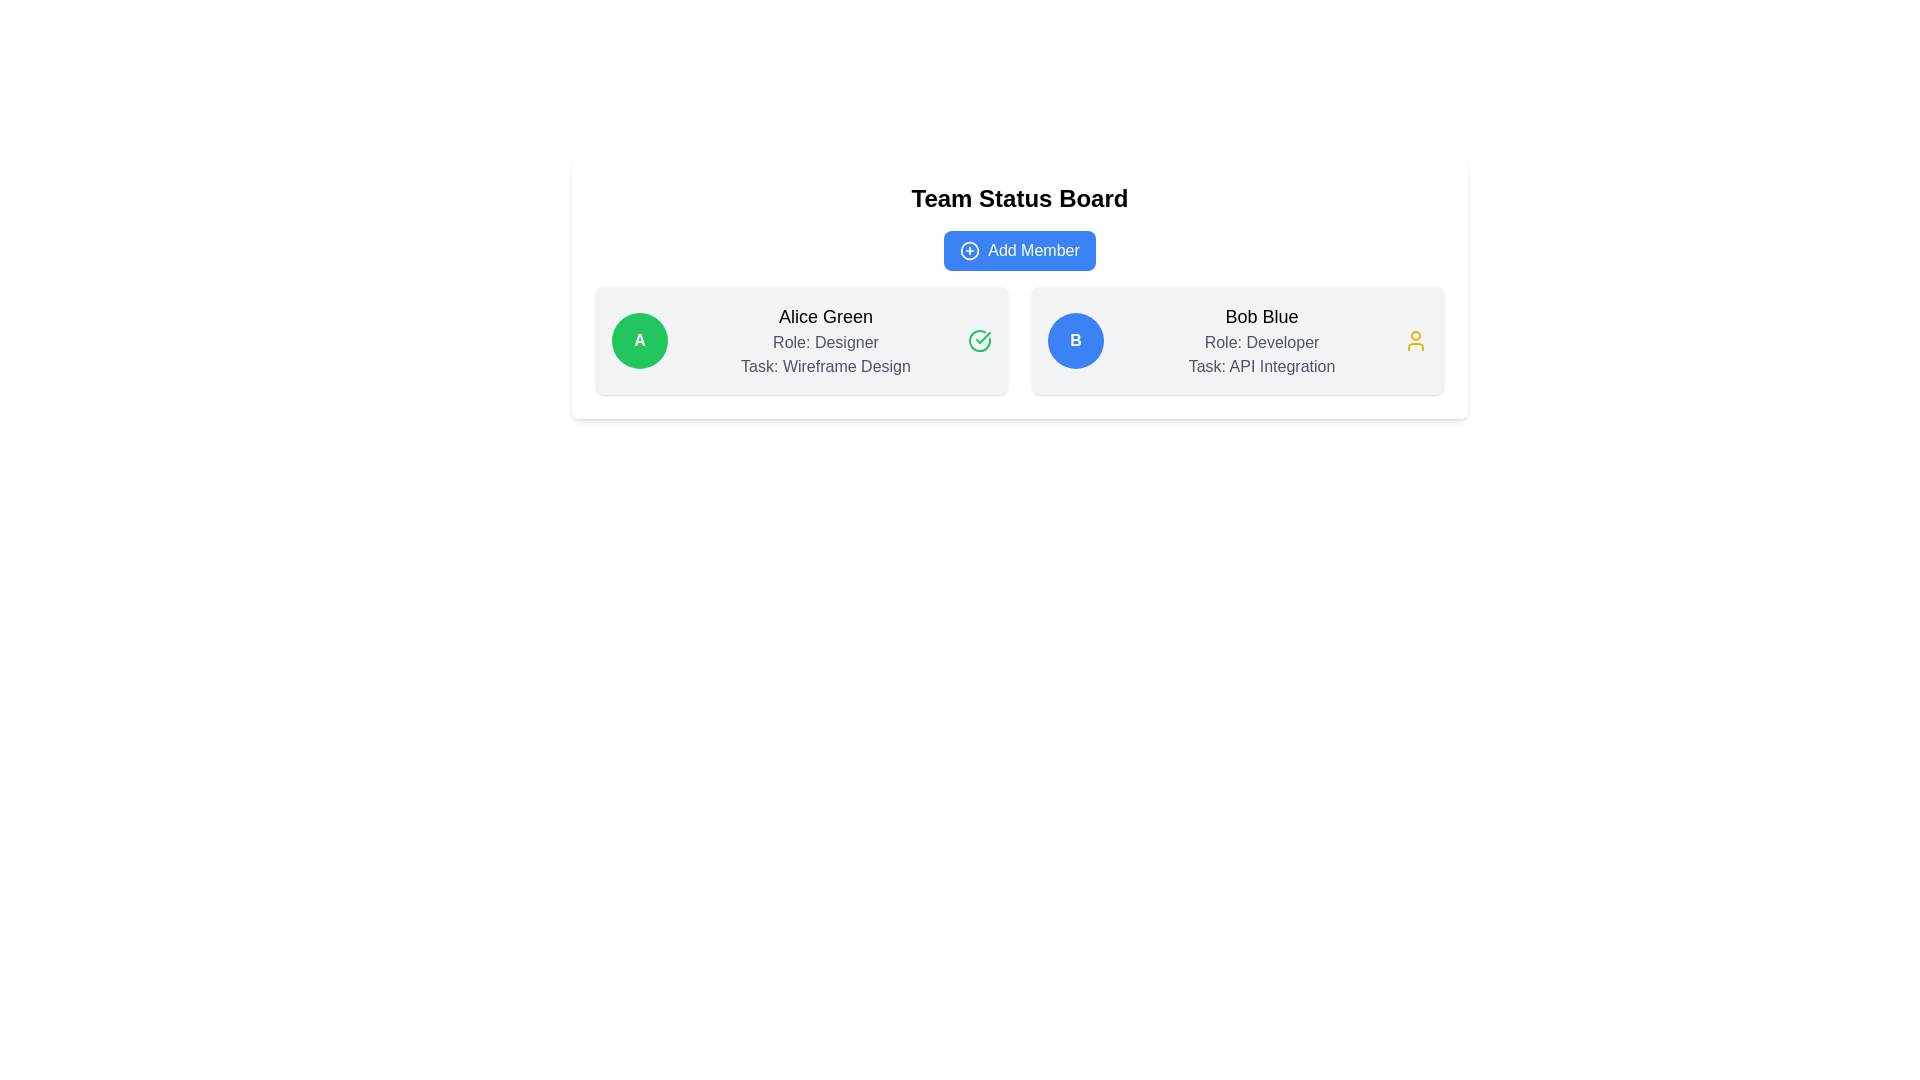 The image size is (1920, 1080). Describe the element at coordinates (638, 339) in the screenshot. I see `the circular avatar with a green background and a bold white letter 'A' that represents 'Alice Green'` at that location.